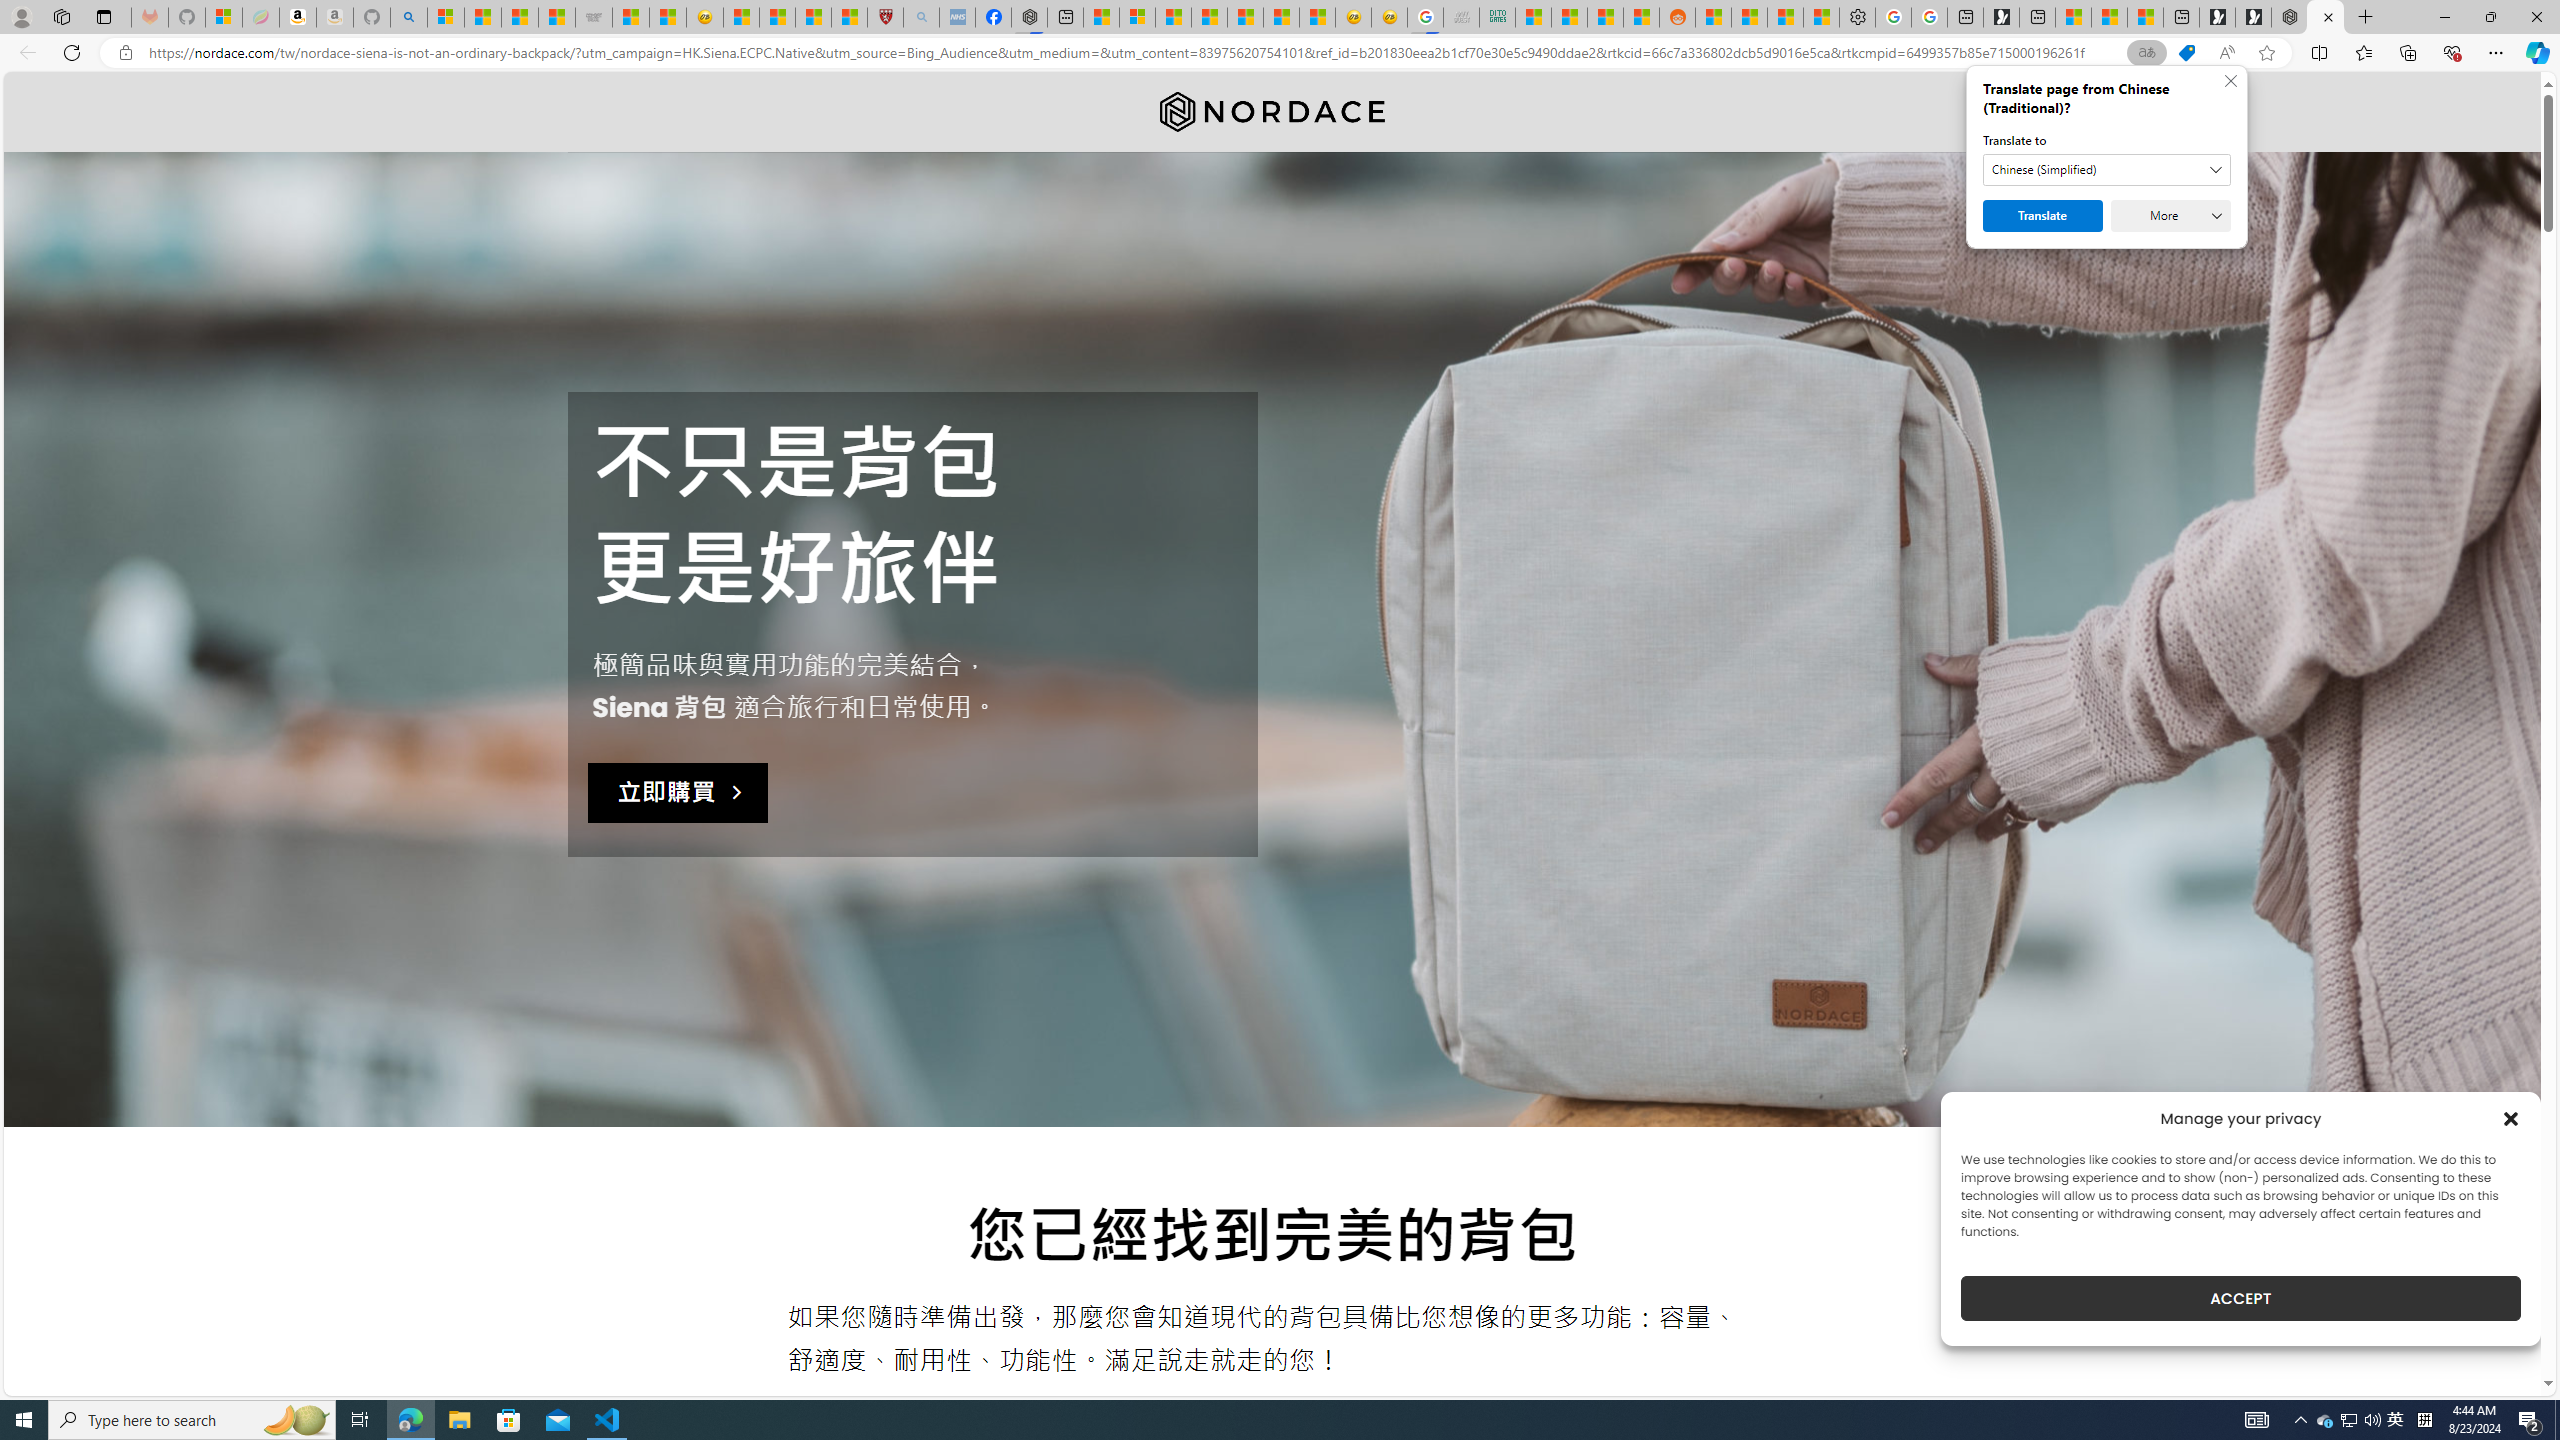 The width and height of the screenshot is (2560, 1440). I want to click on 'This site has coupons! Shopping in Microsoft Edge', so click(2185, 53).